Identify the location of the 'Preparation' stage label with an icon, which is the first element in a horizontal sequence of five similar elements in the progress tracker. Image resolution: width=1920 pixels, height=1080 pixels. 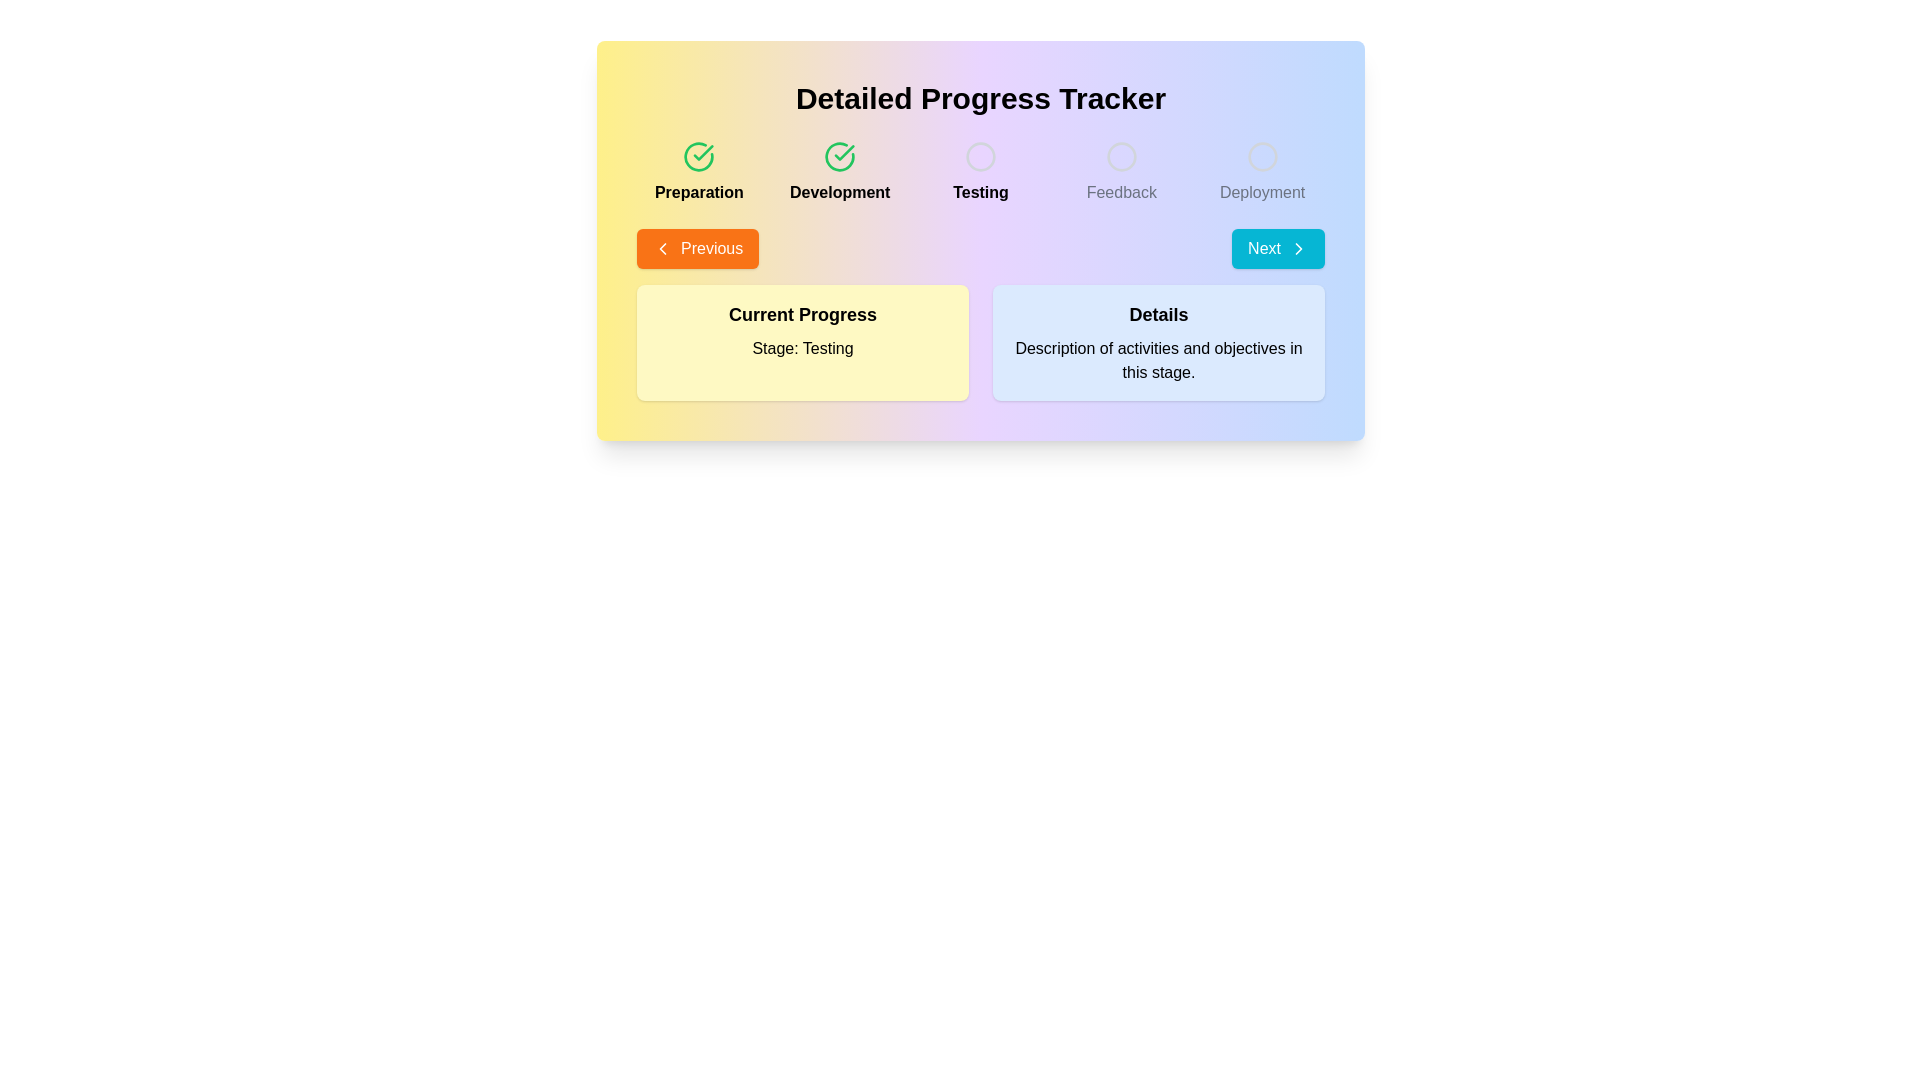
(699, 172).